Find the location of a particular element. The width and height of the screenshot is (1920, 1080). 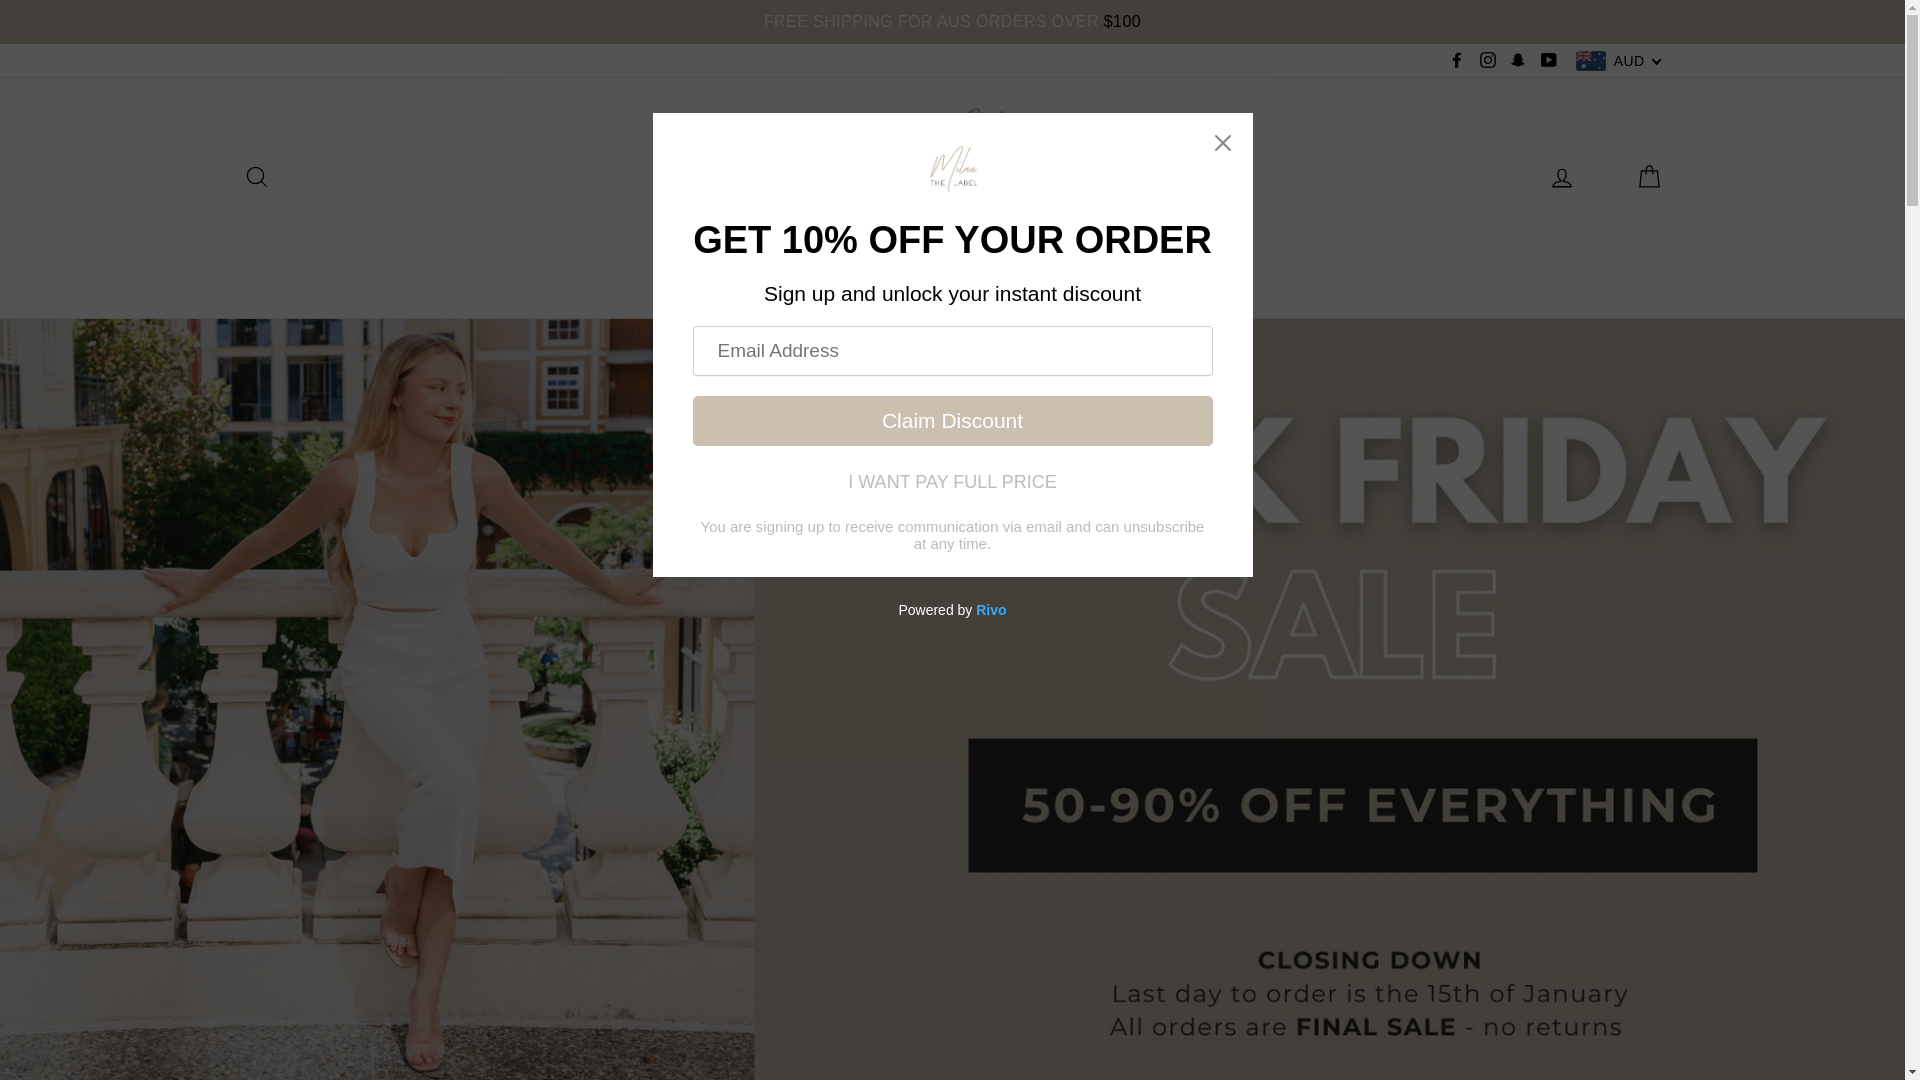

'Log in' is located at coordinates (1560, 174).